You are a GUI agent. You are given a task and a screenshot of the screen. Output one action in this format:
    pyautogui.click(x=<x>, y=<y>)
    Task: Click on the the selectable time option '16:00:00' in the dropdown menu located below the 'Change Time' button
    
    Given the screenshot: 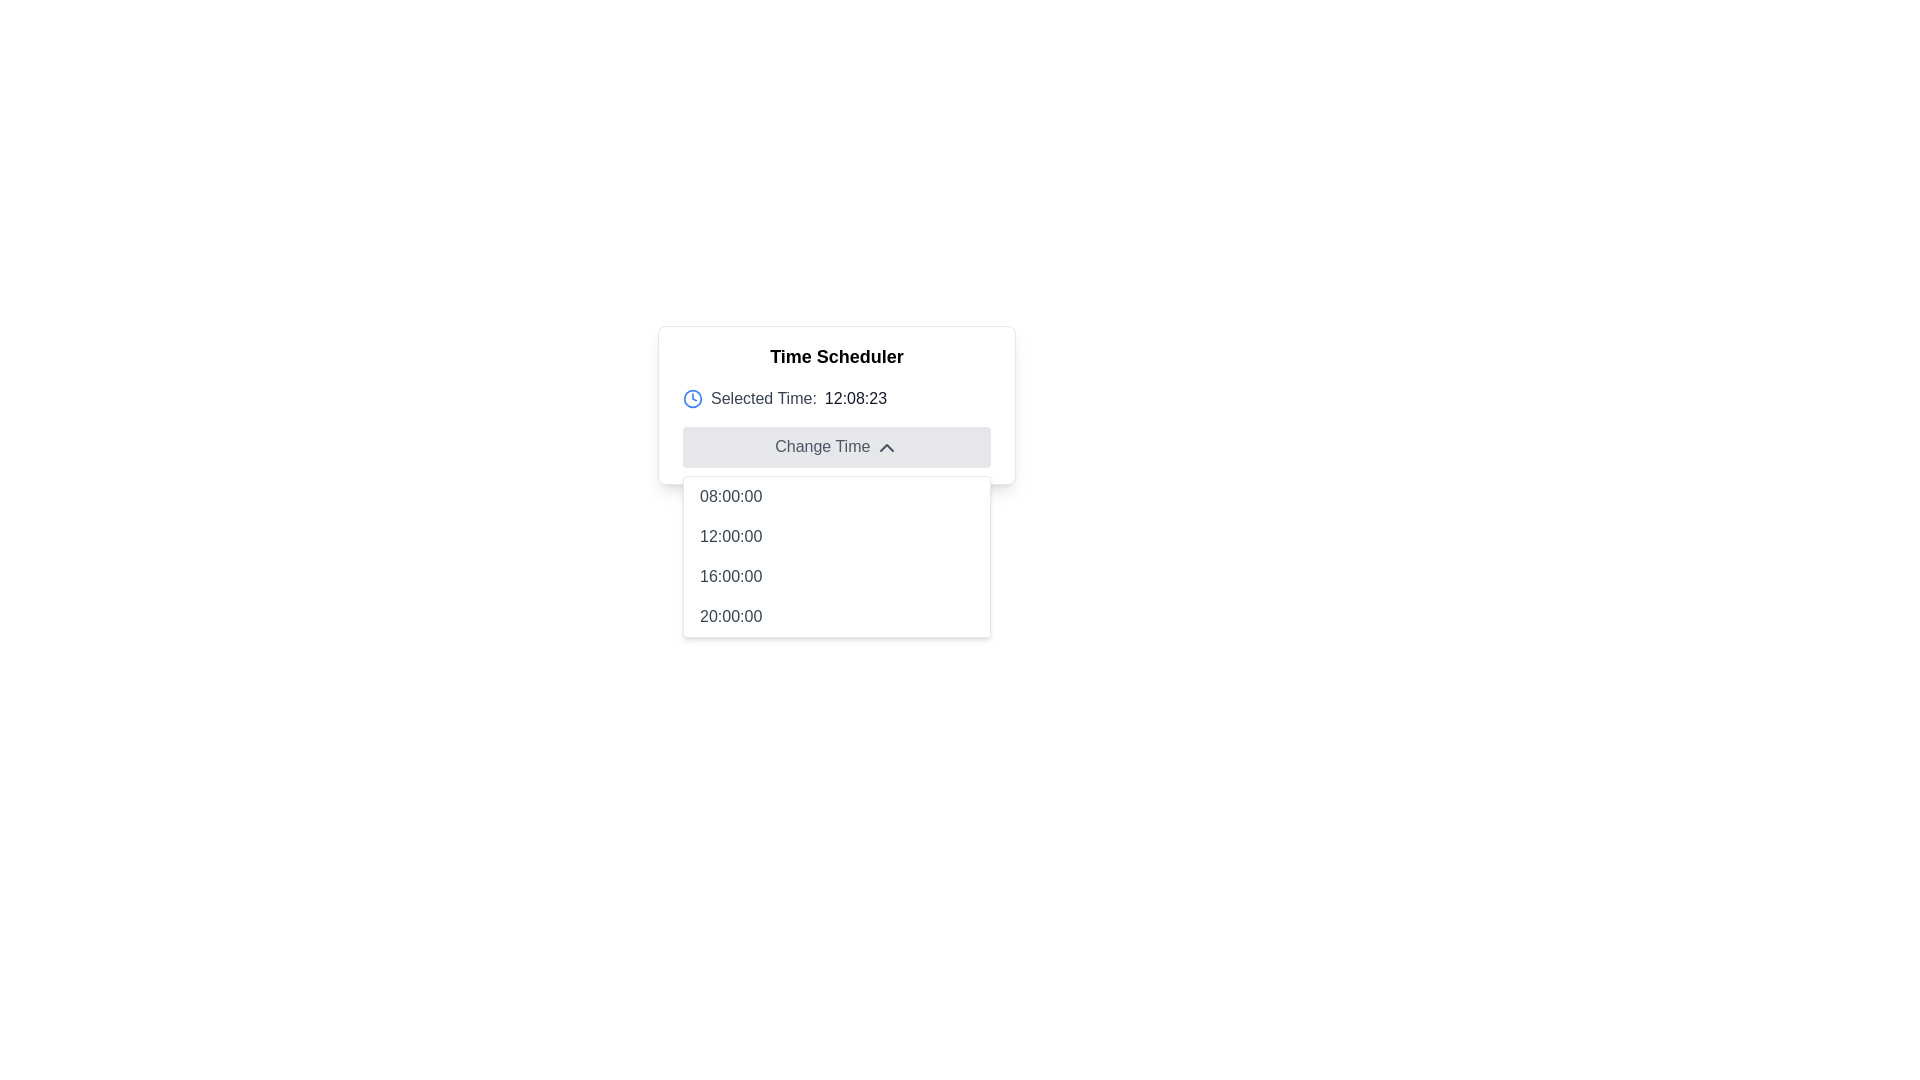 What is the action you would take?
    pyautogui.click(x=836, y=575)
    